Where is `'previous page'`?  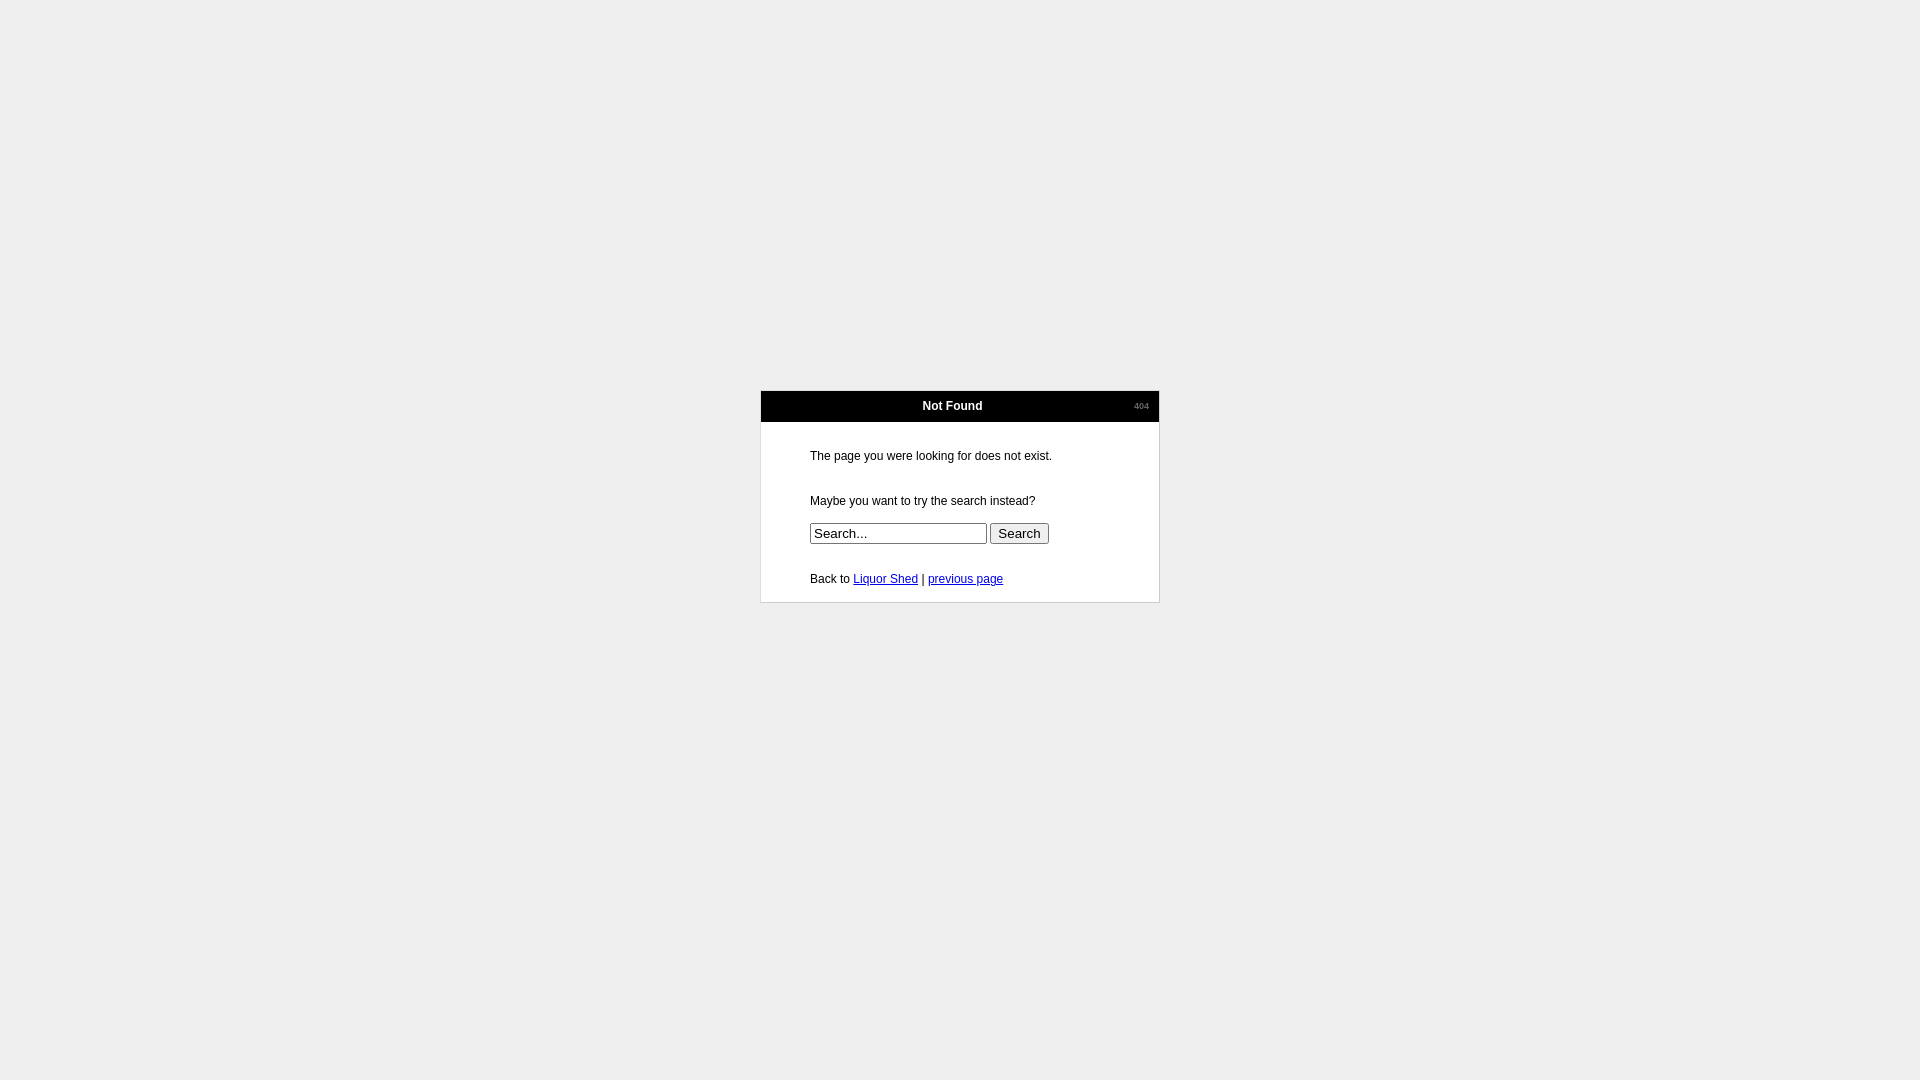 'previous page' is located at coordinates (965, 578).